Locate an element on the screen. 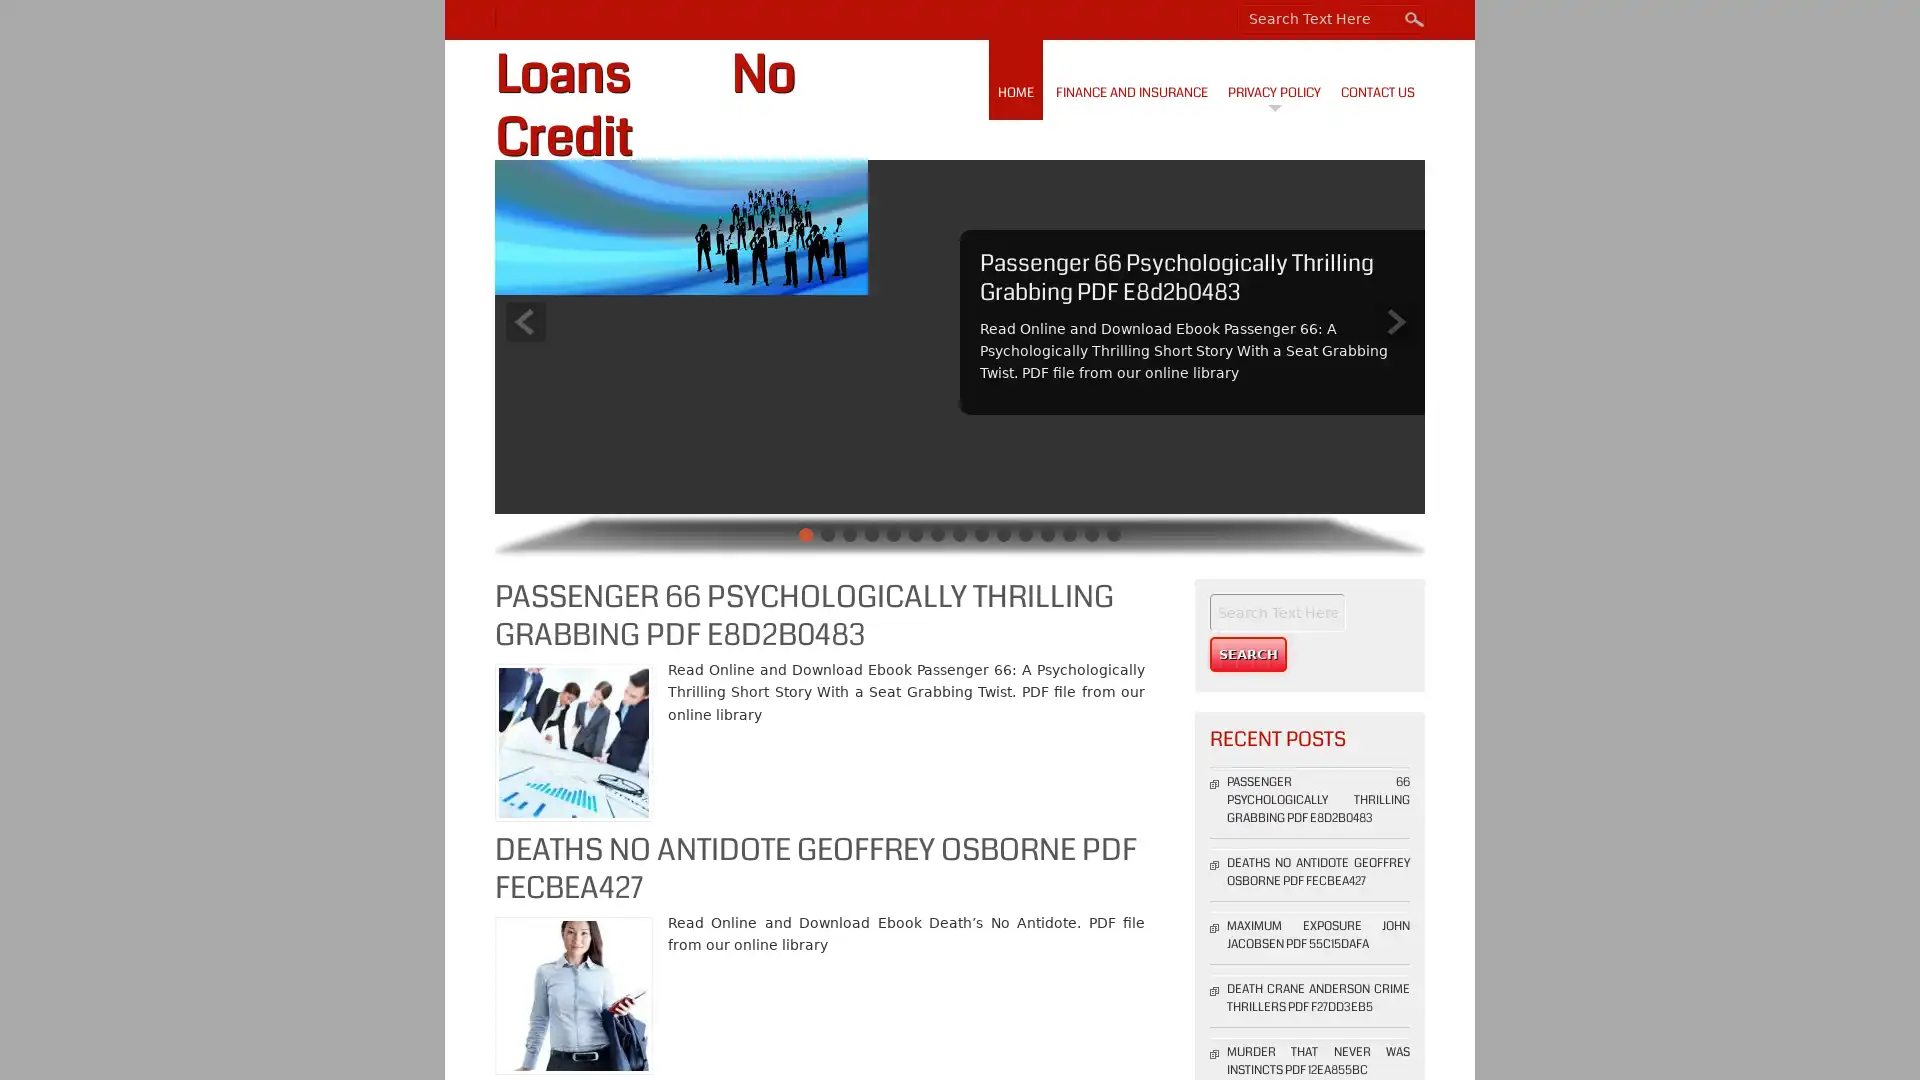 The image size is (1920, 1080). Search is located at coordinates (1247, 654).